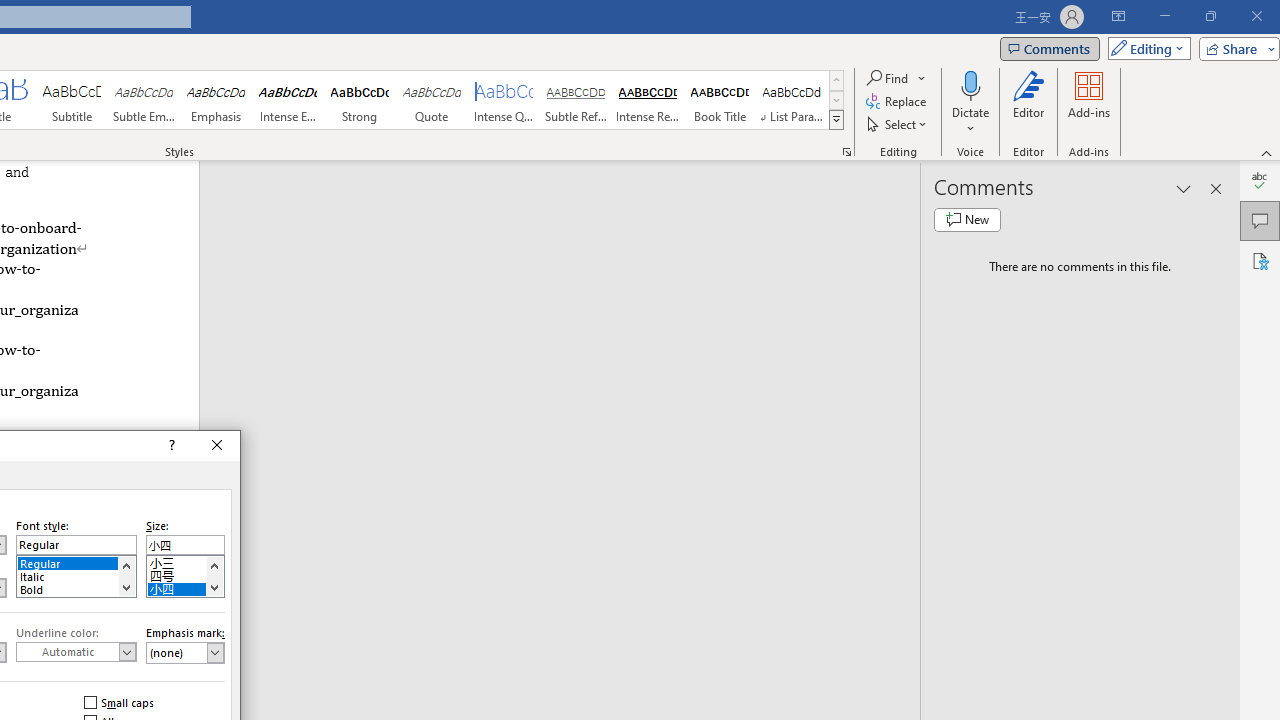 This screenshot has height=720, width=1280. I want to click on 'More Options', so click(970, 121).